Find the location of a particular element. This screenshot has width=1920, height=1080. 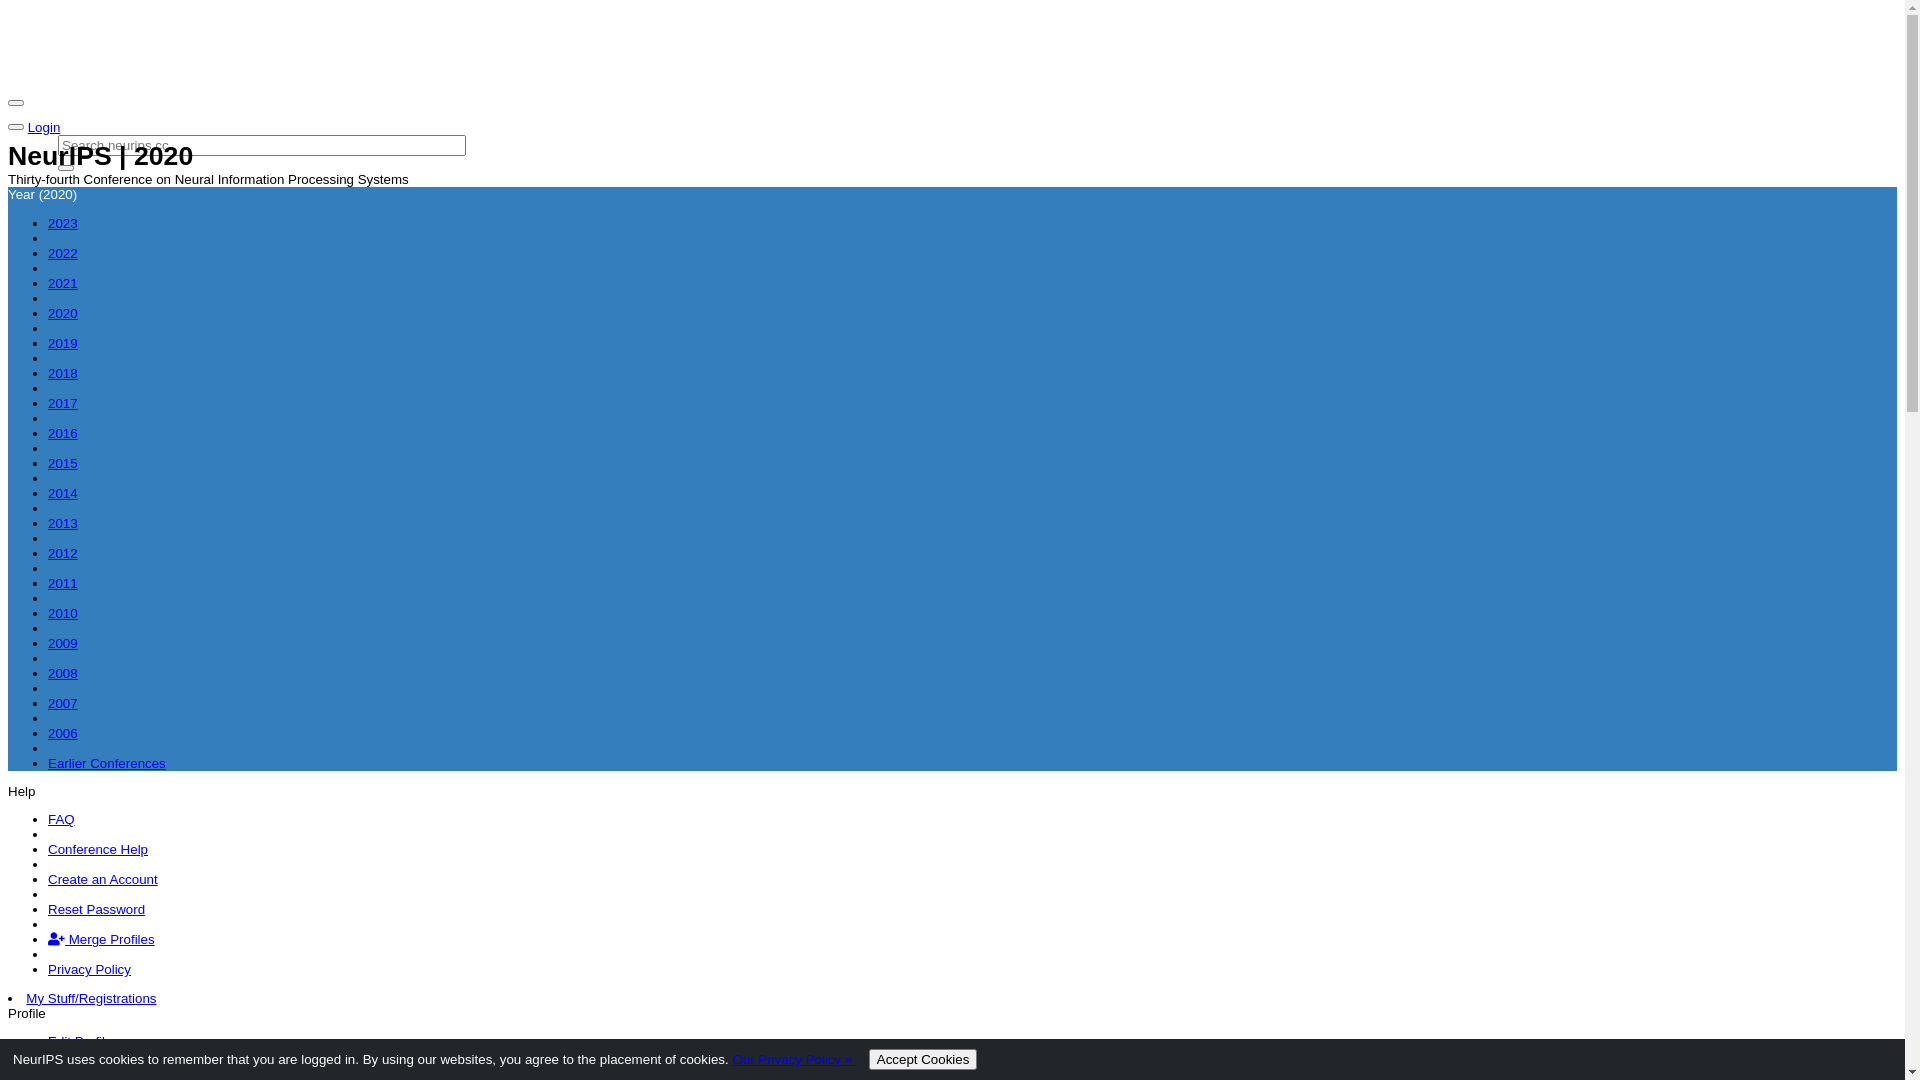

'2022' is located at coordinates (62, 252).